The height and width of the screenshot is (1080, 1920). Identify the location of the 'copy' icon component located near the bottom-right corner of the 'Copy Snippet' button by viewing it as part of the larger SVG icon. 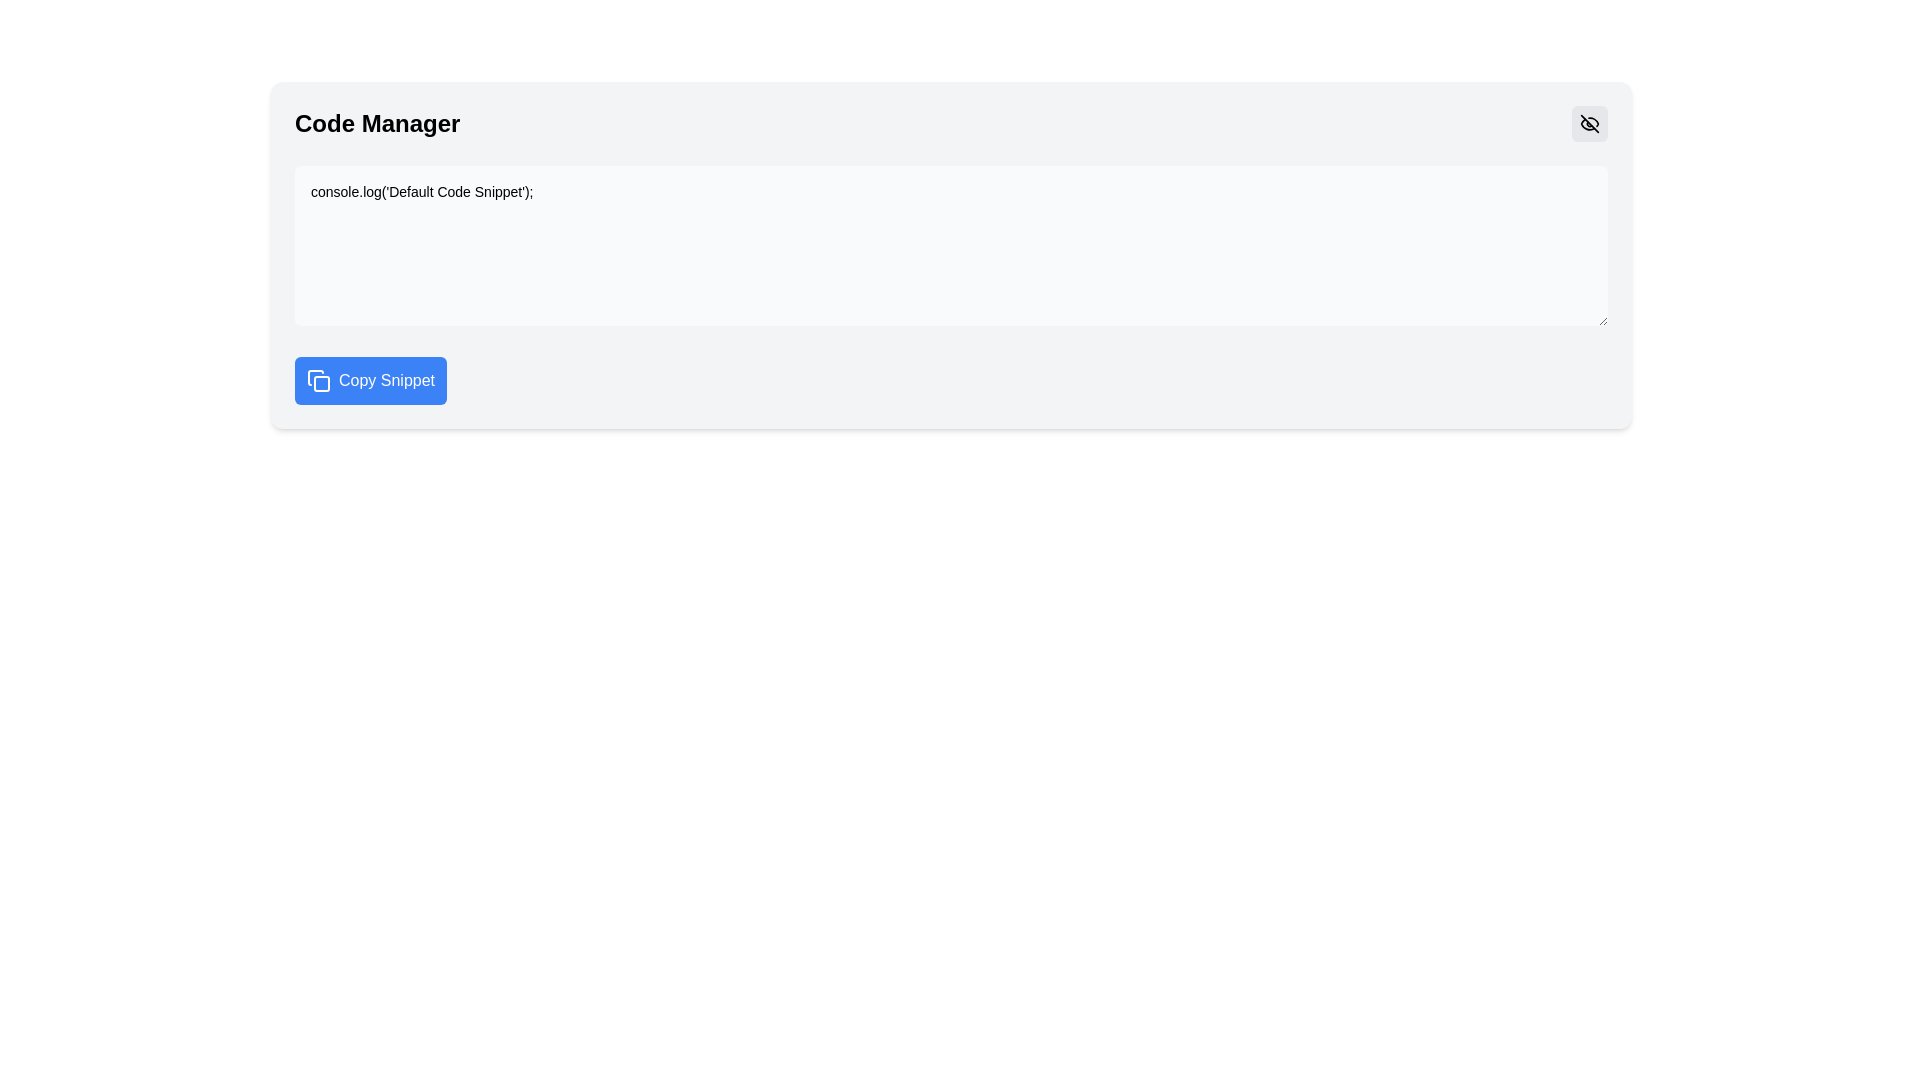
(321, 384).